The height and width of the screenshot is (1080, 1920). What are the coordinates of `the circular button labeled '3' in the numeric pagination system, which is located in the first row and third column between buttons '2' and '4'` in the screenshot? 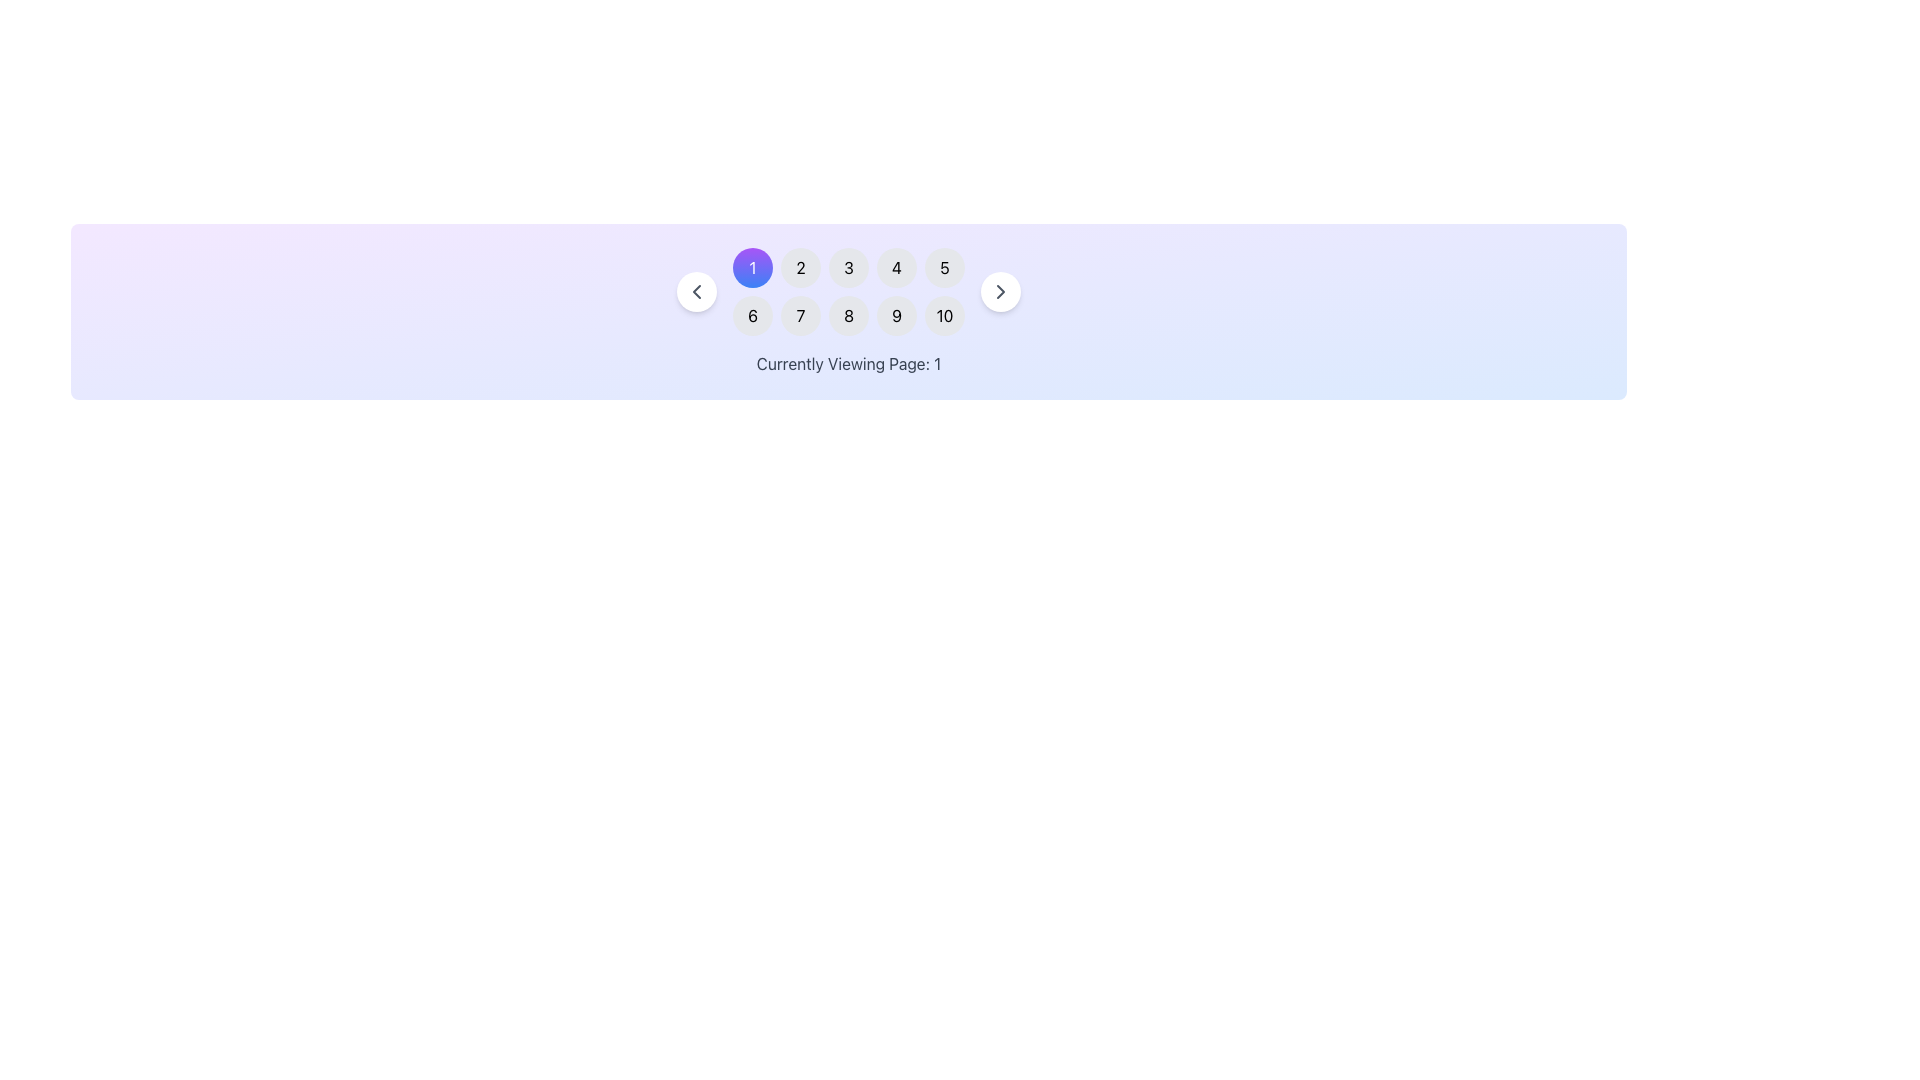 It's located at (849, 266).